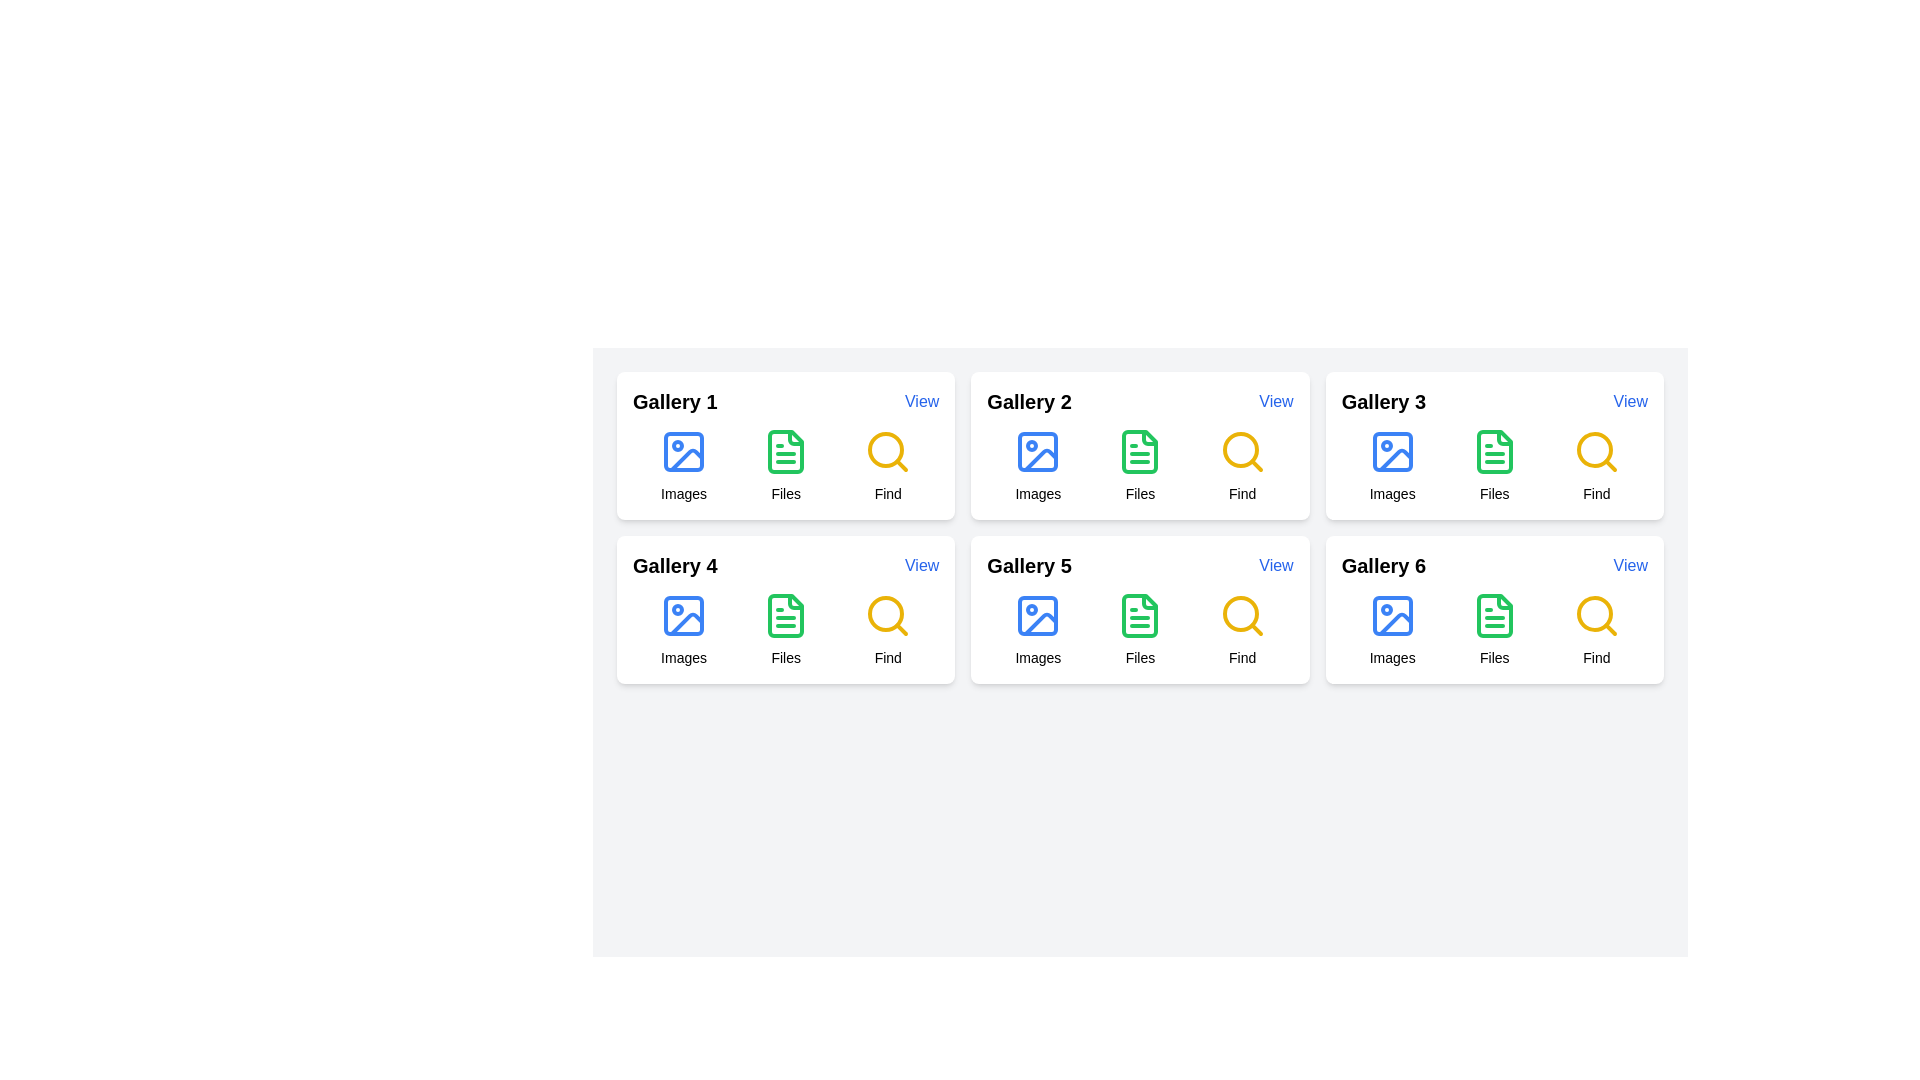  What do you see at coordinates (1494, 466) in the screenshot?
I see `the green document icon labeled 'Files', which is positioned between the 'Images' and 'Find' icons in the 'Gallery 3' group` at bounding box center [1494, 466].